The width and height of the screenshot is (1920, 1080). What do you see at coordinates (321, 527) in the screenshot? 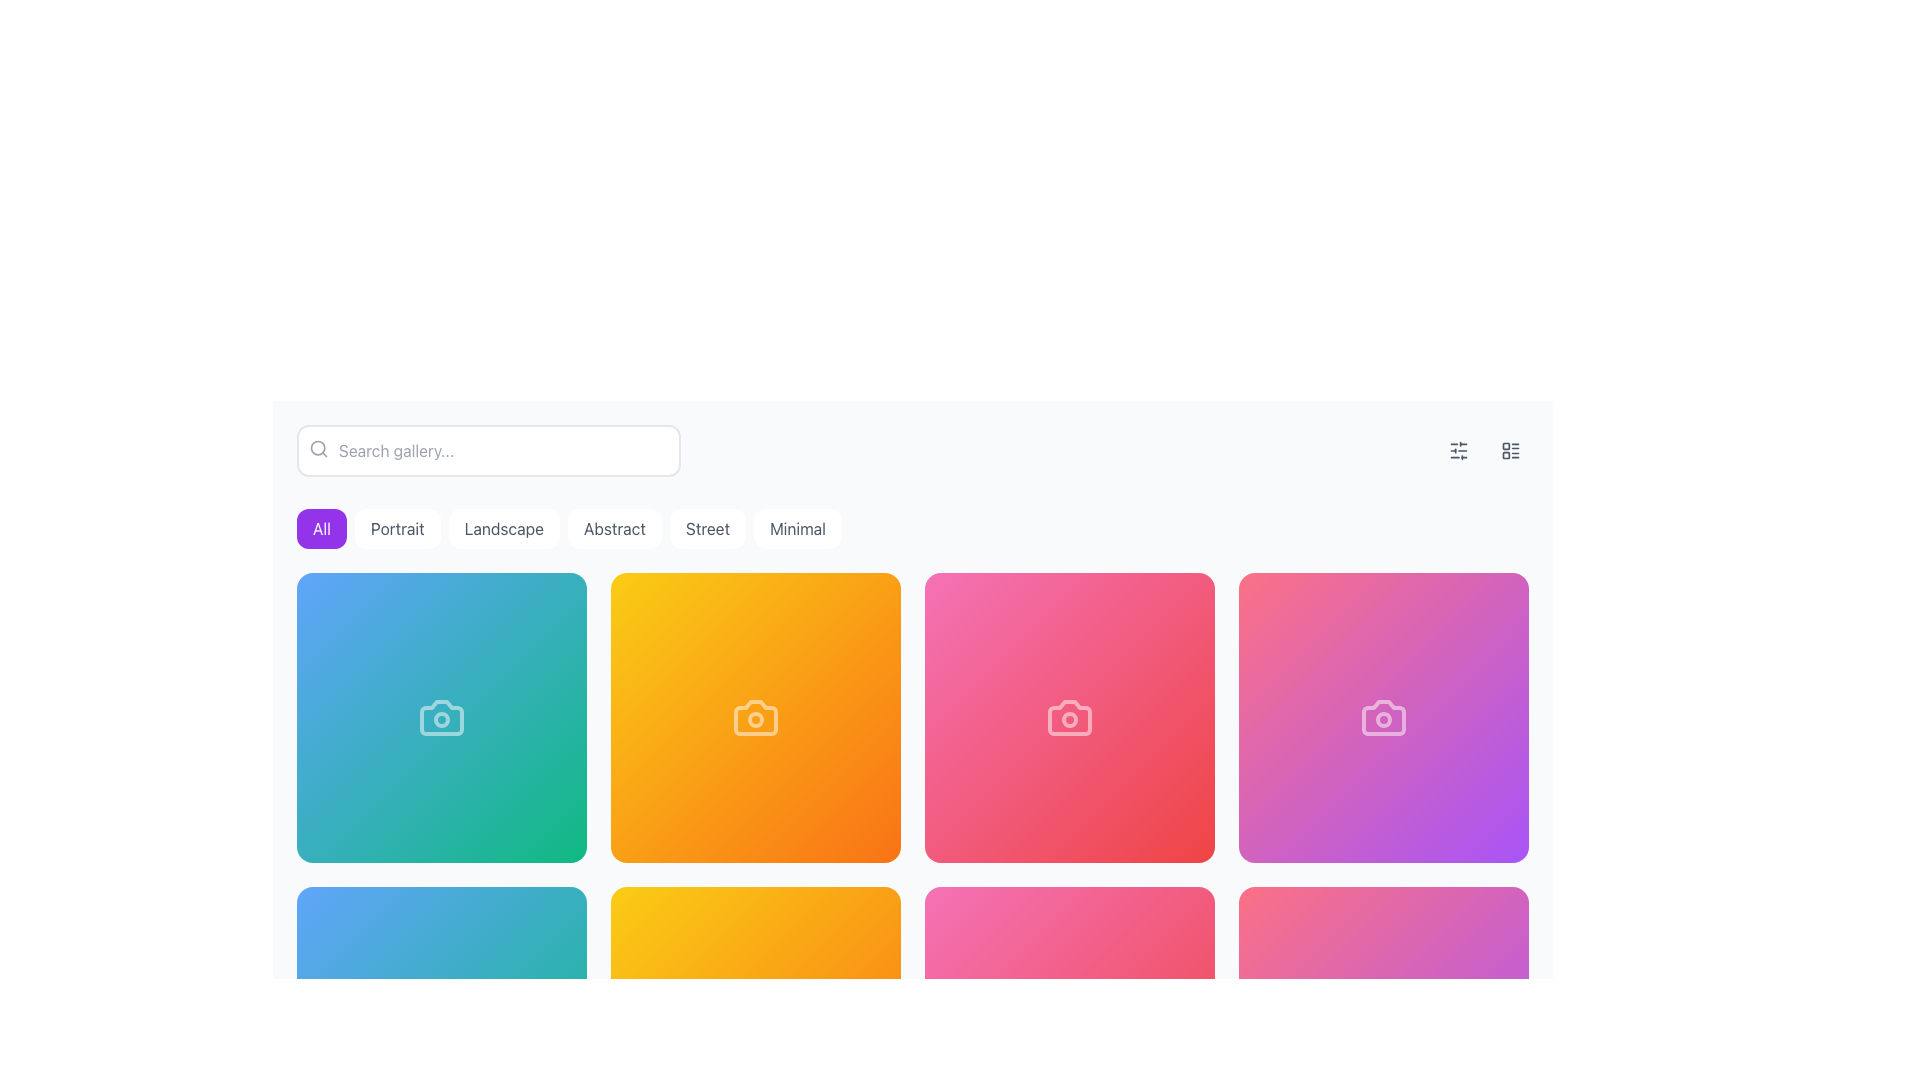
I see `the rectangular button with rounded corners that has a purple background and white text reading 'All'` at bounding box center [321, 527].